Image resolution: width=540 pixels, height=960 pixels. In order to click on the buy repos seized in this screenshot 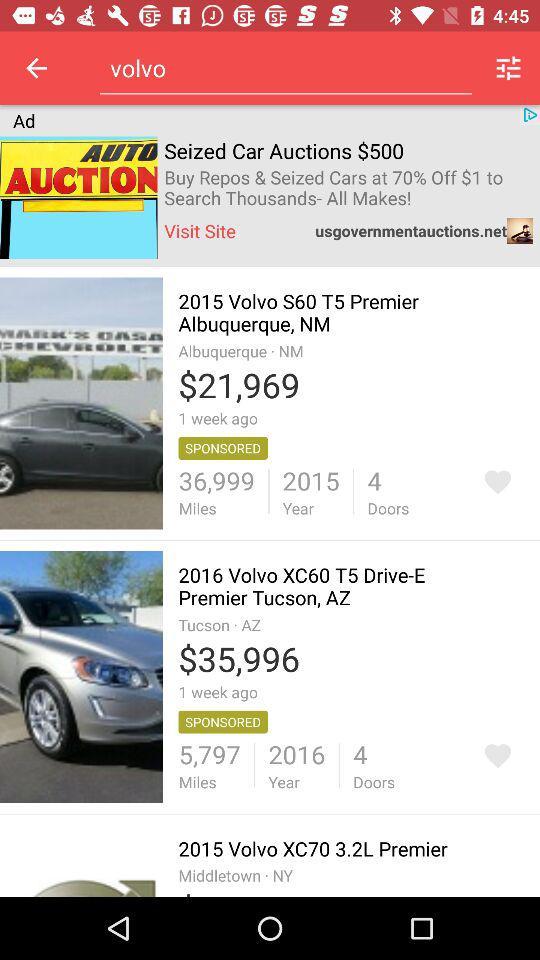, I will do `click(347, 188)`.